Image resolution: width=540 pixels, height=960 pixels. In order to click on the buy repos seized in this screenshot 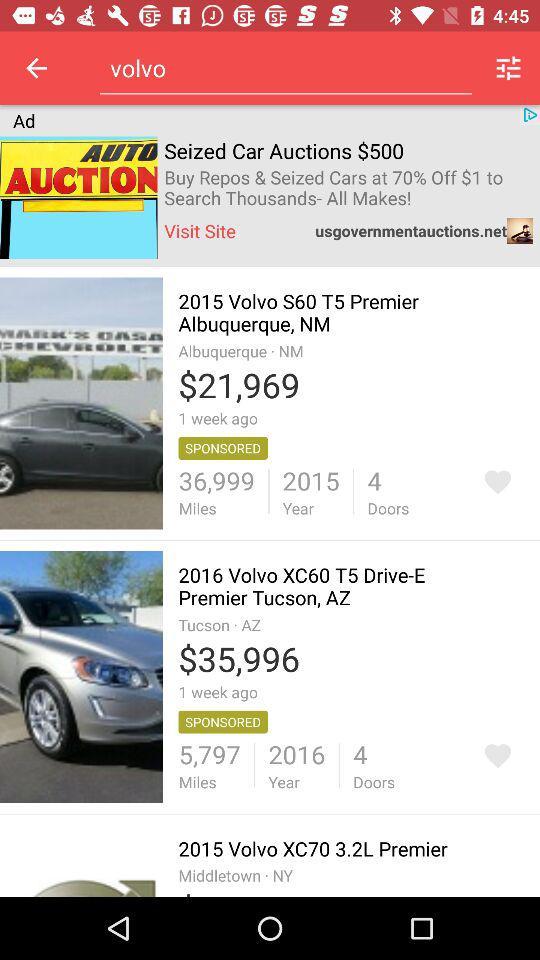, I will do `click(347, 188)`.